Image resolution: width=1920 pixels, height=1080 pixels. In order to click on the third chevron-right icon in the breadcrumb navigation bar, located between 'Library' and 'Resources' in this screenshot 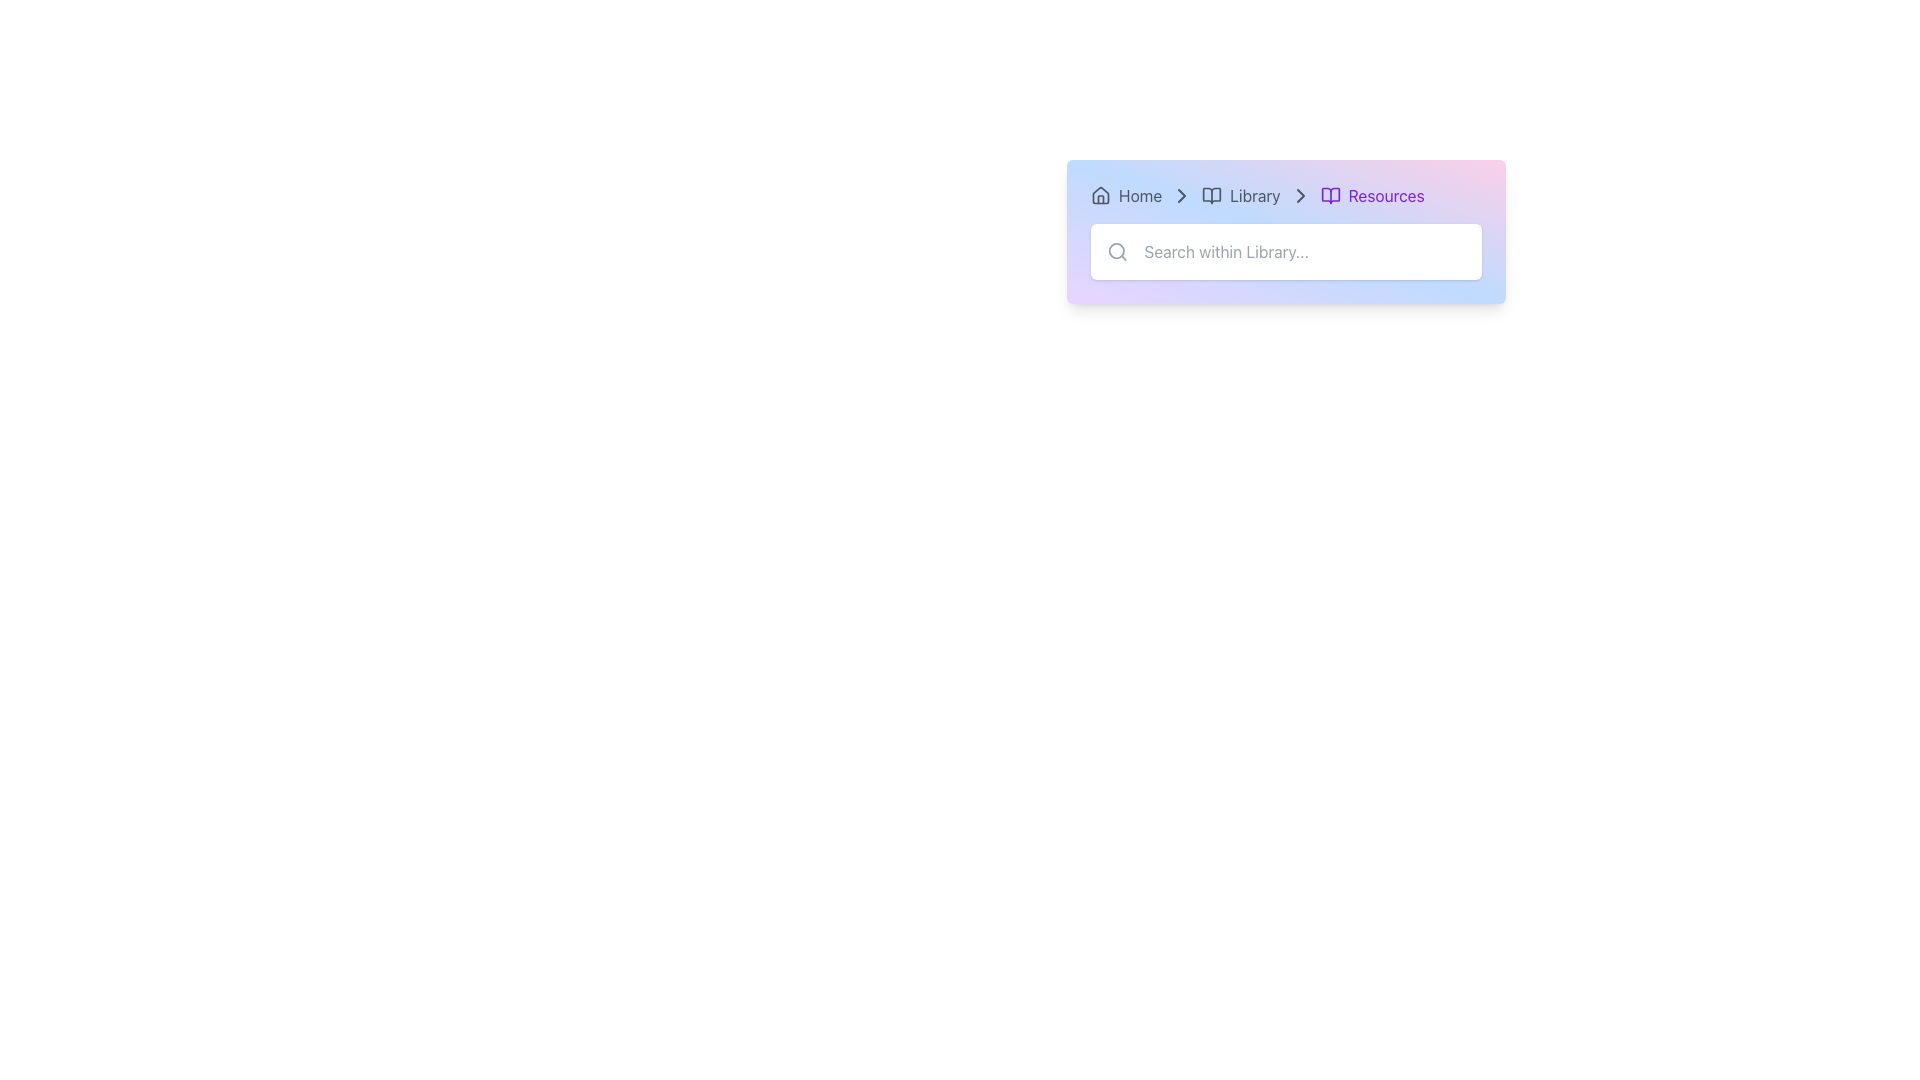, I will do `click(1300, 196)`.